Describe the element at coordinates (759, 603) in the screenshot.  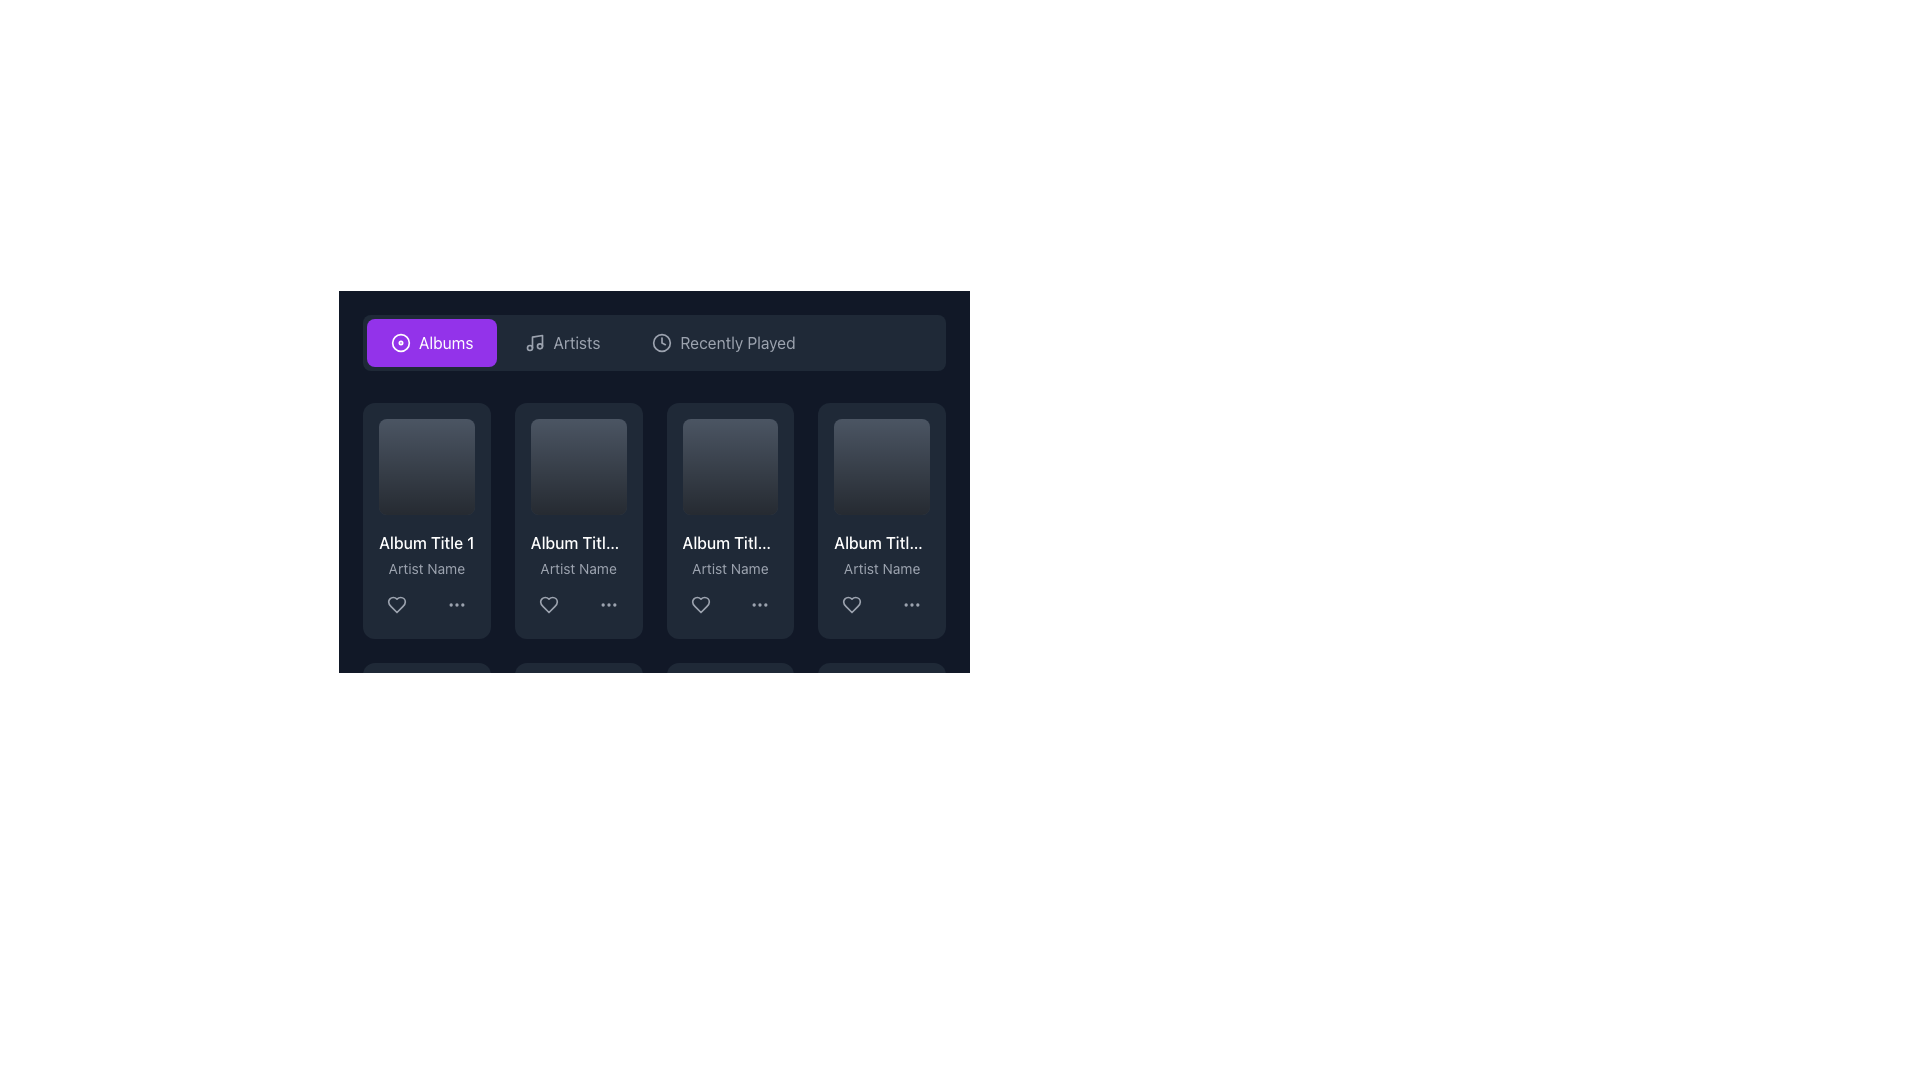
I see `the button with an icon located at the far right of the controls beneath the third album card` at that location.